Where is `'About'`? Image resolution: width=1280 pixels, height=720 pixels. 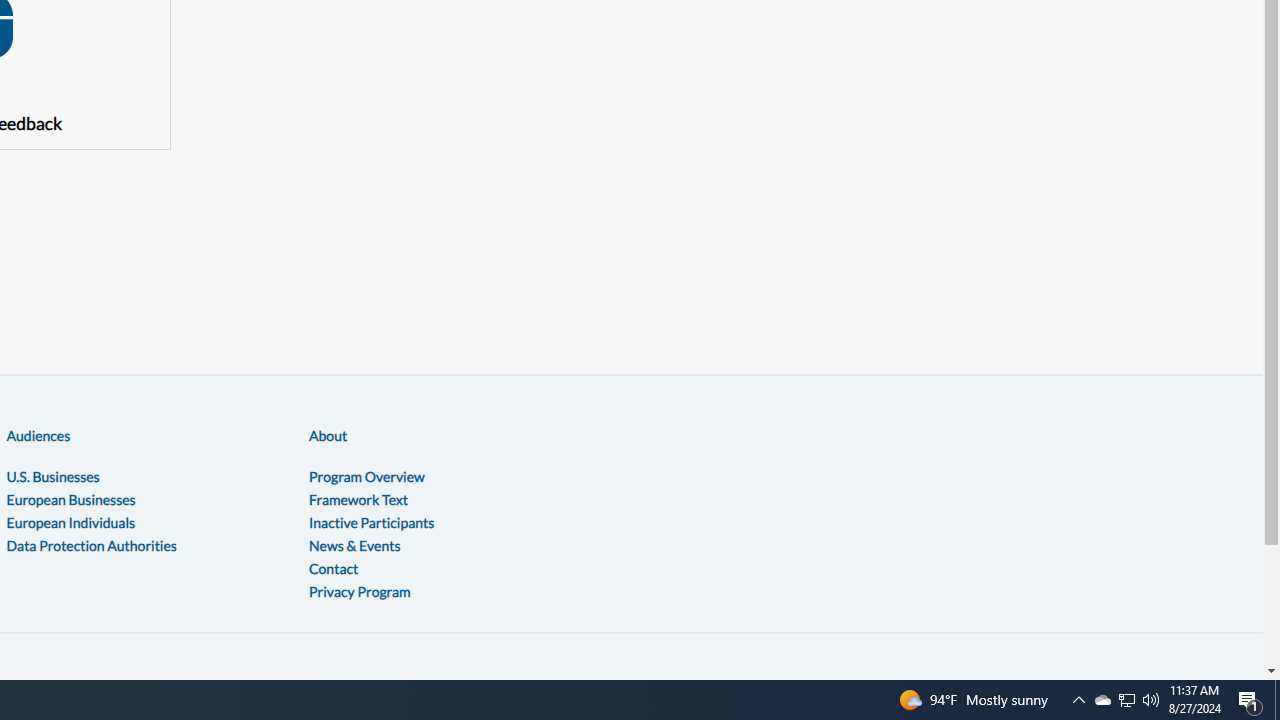 'About' is located at coordinates (328, 434).